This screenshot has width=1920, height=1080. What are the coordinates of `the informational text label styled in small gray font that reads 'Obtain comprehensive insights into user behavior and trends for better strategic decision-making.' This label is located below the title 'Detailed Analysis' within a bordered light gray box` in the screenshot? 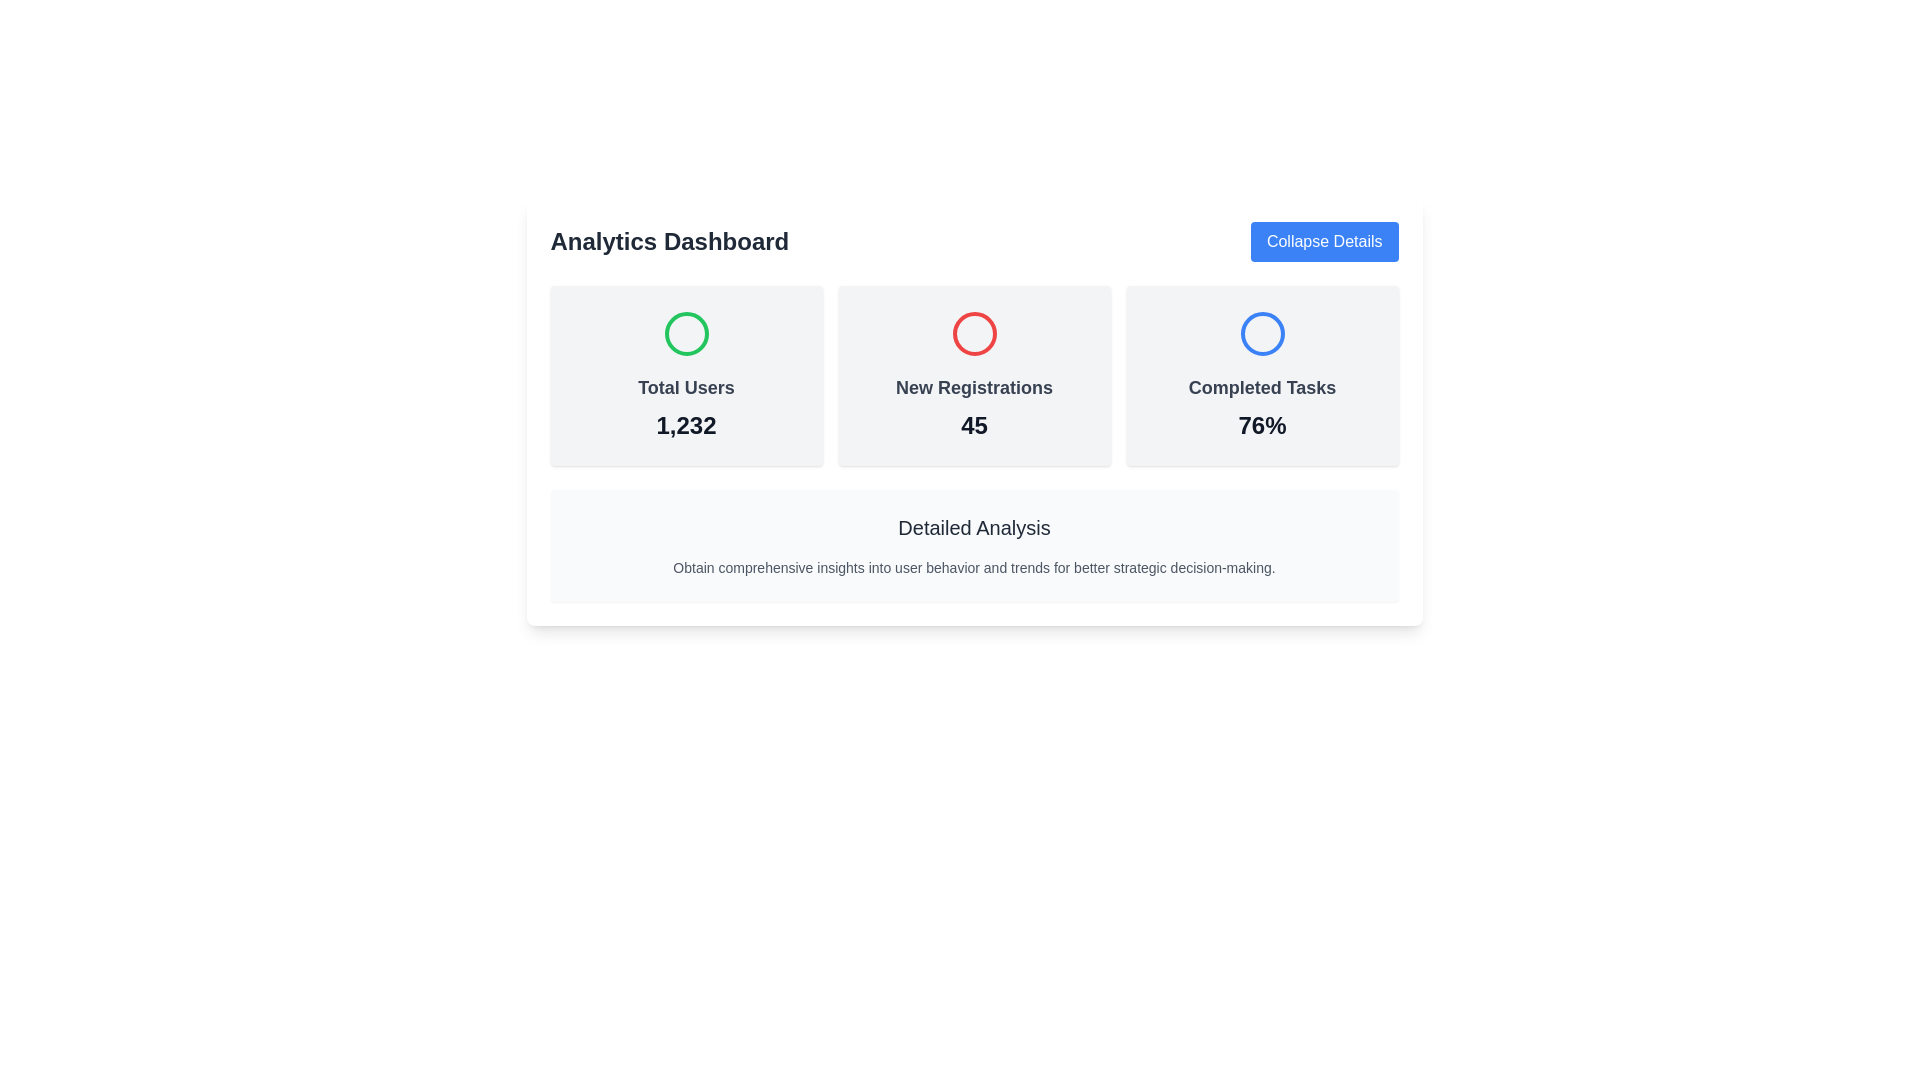 It's located at (974, 567).